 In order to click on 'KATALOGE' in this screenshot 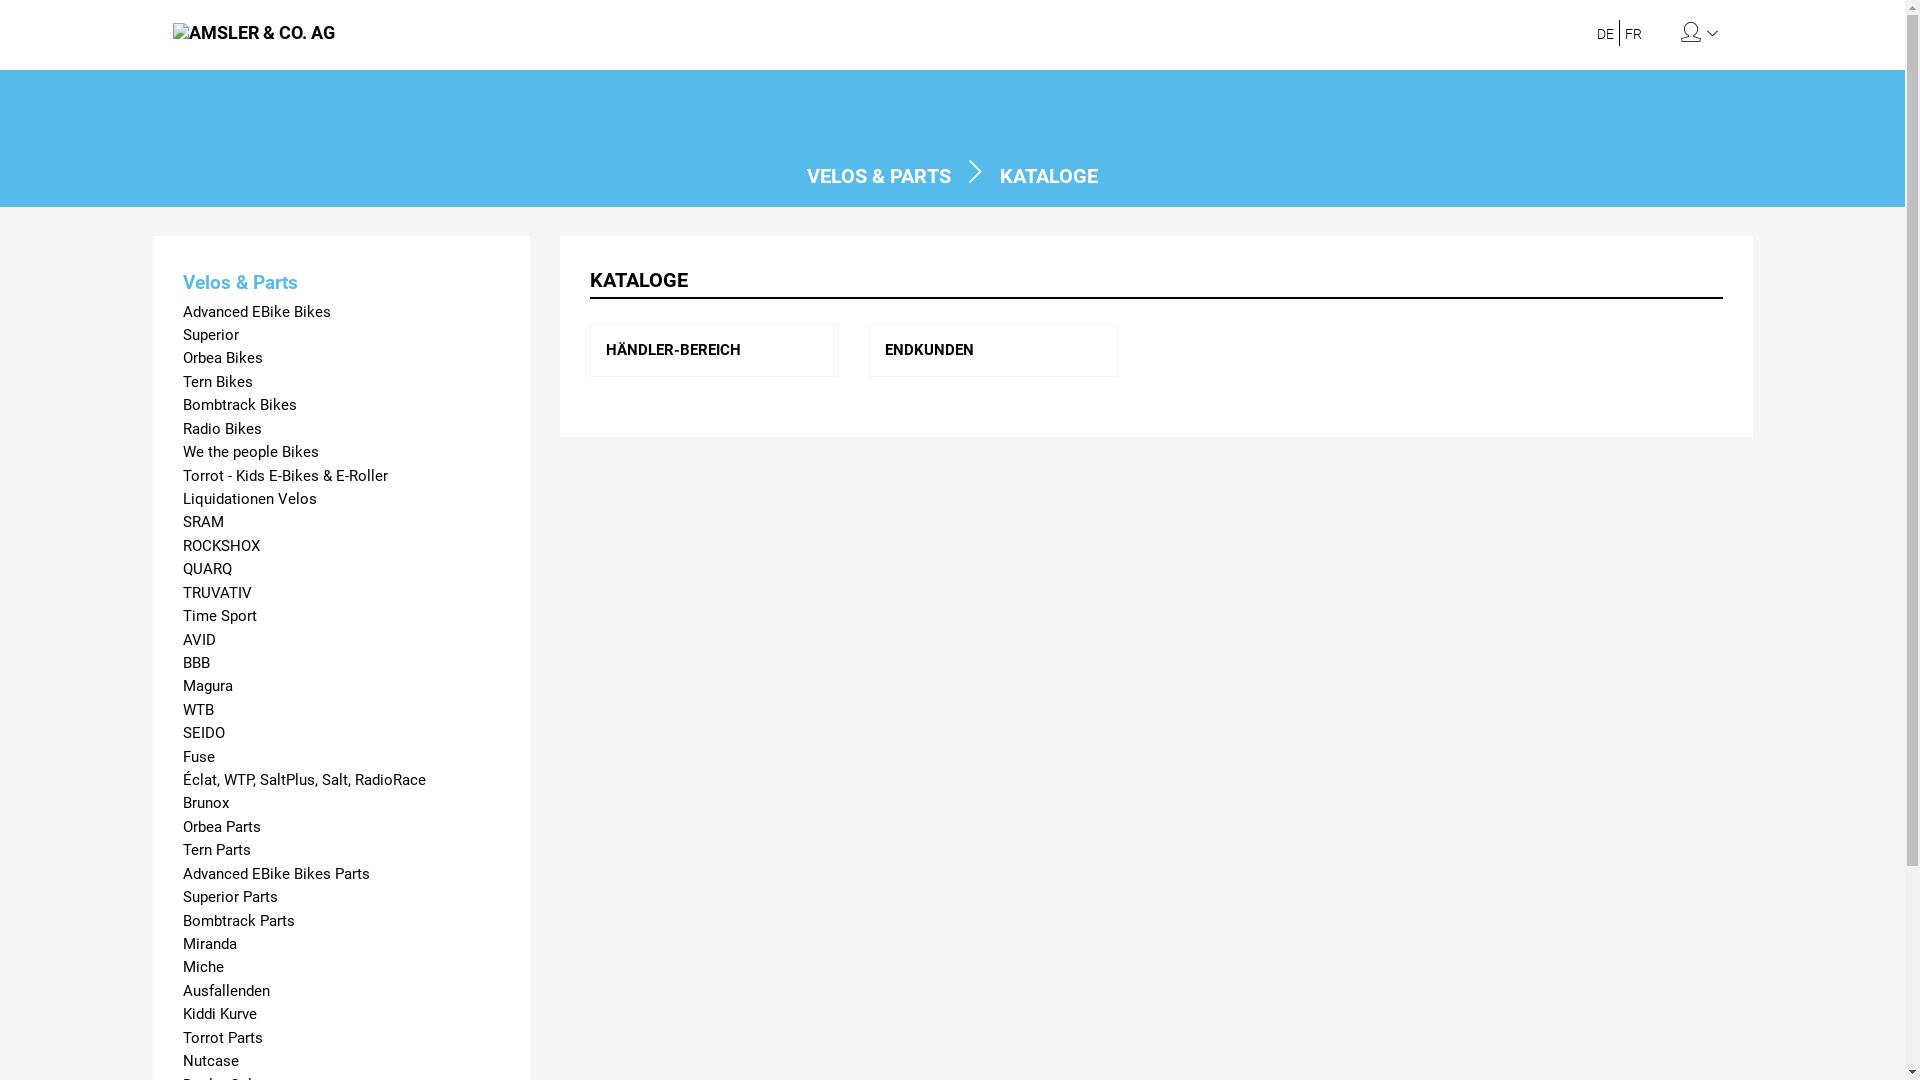, I will do `click(1048, 175)`.